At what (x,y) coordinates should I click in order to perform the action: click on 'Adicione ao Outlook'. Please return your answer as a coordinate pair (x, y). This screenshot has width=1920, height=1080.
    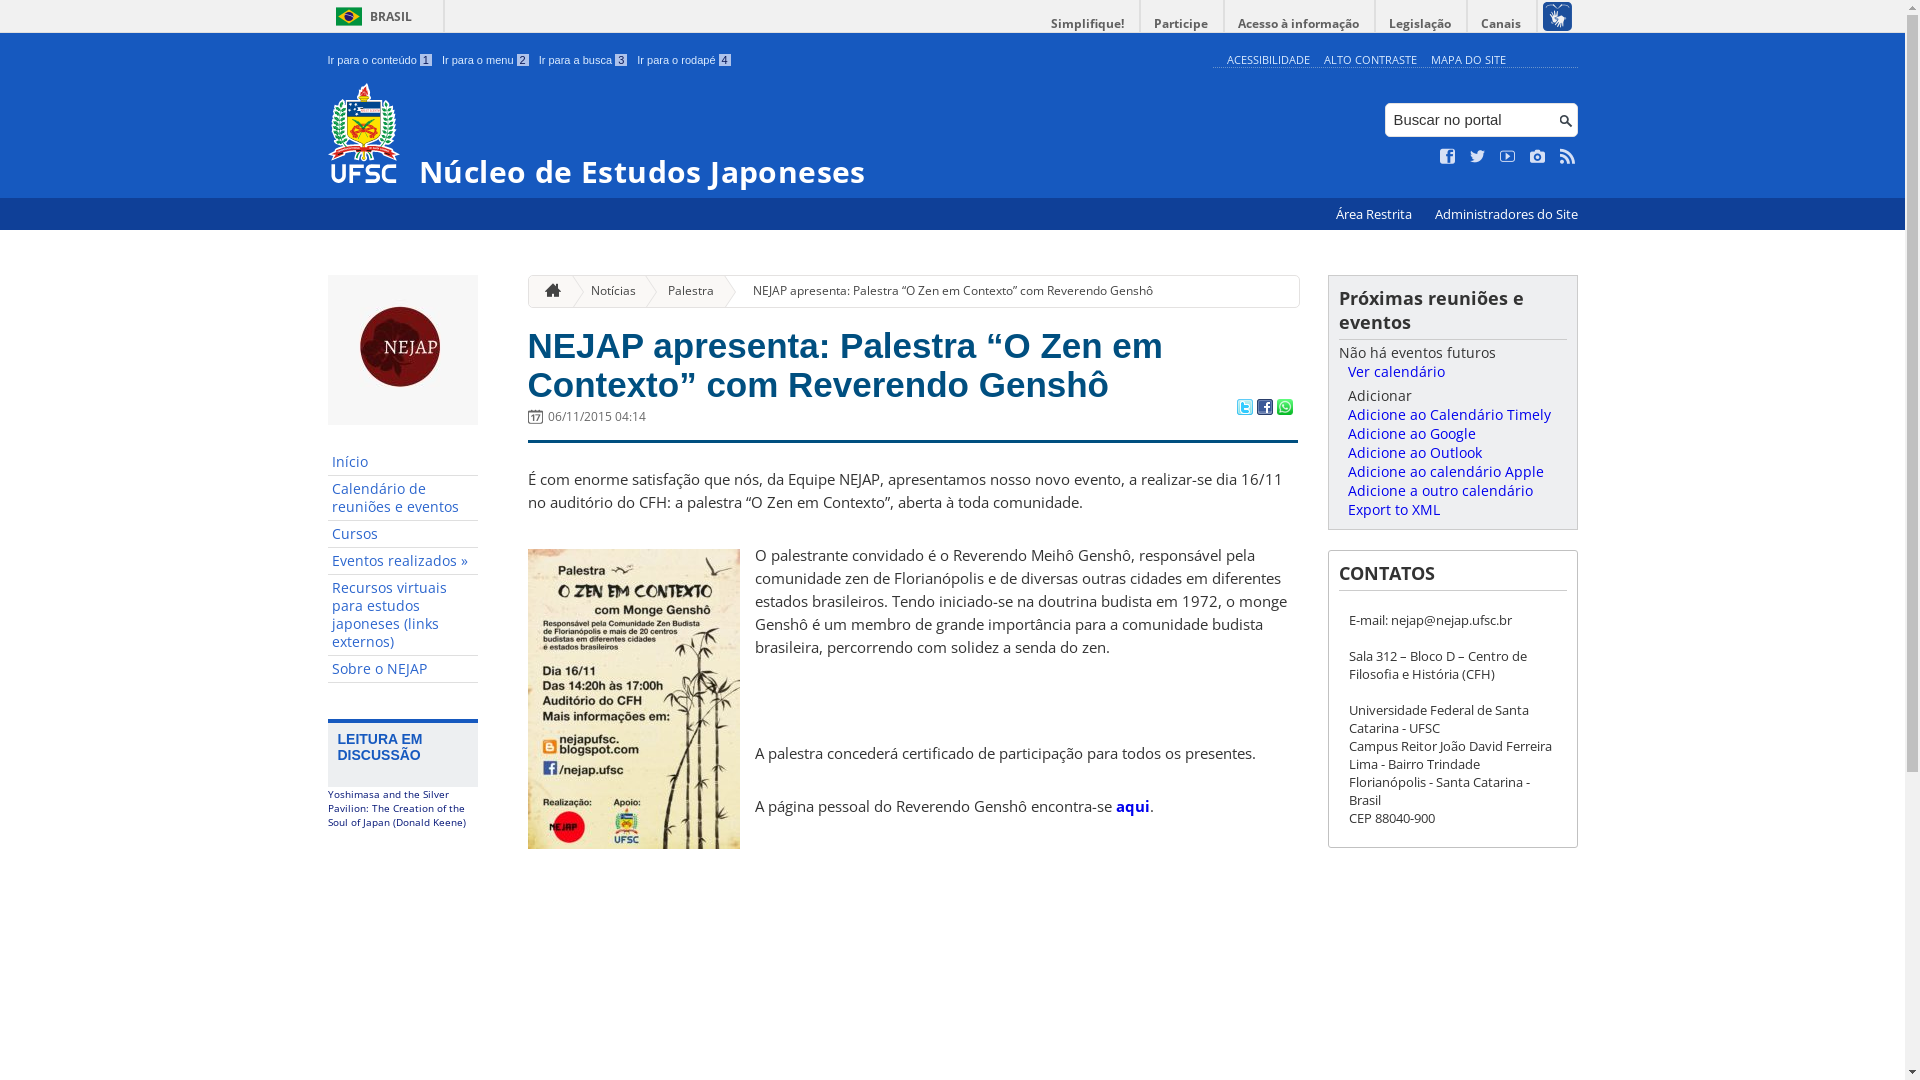
    Looking at the image, I should click on (1414, 452).